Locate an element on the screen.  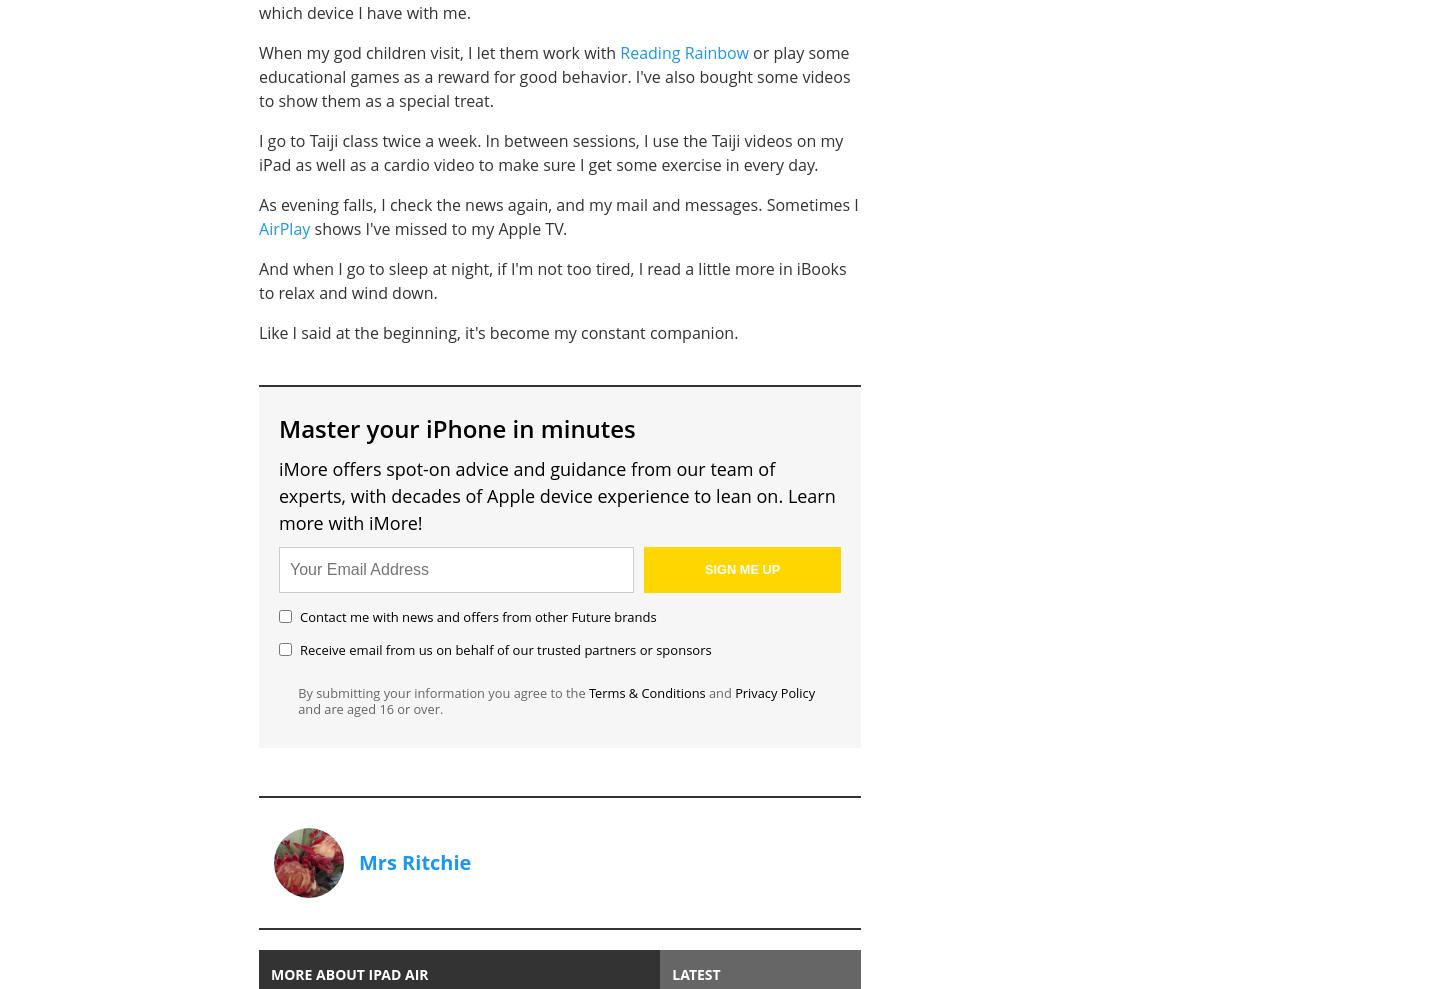
'AirPlay' is located at coordinates (283, 227).